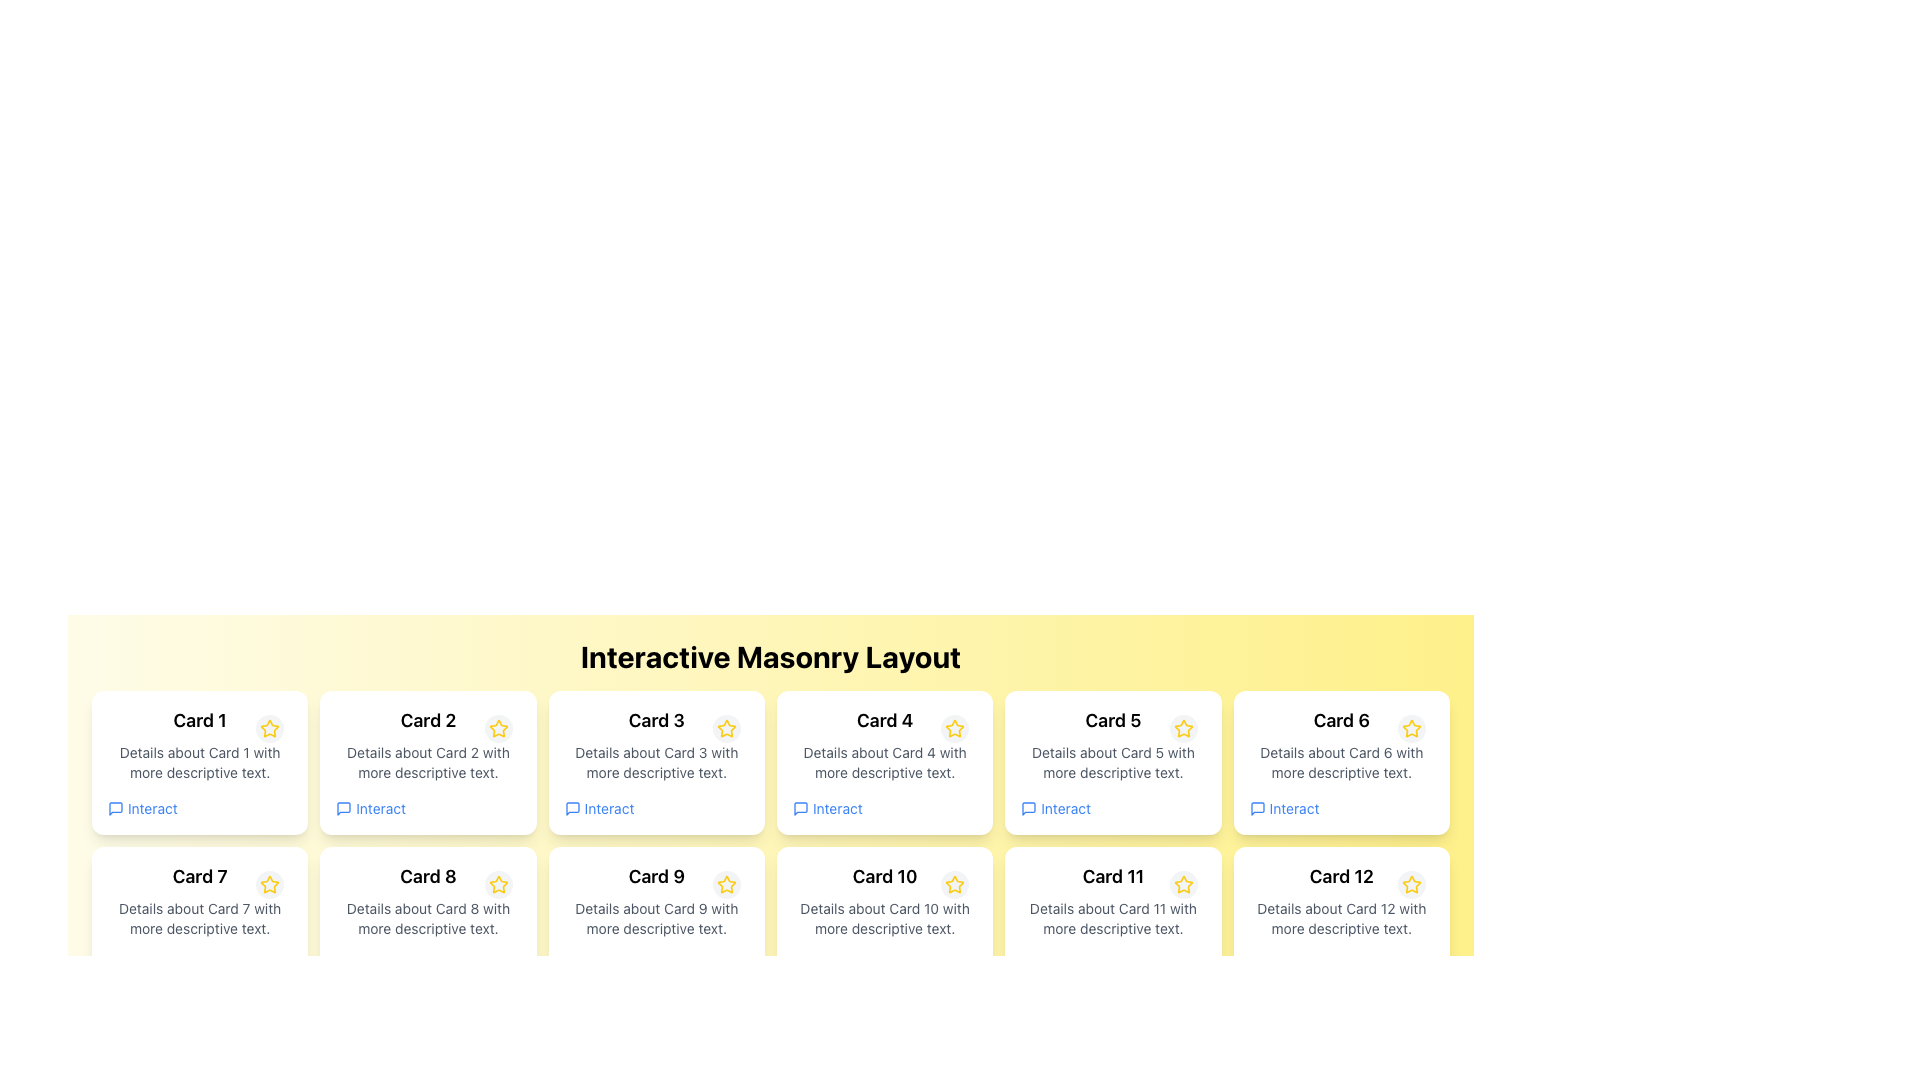 The height and width of the screenshot is (1080, 1920). Describe the element at coordinates (269, 883) in the screenshot. I see `the star icon associated with 'Card 7' in the second row and first column` at that location.